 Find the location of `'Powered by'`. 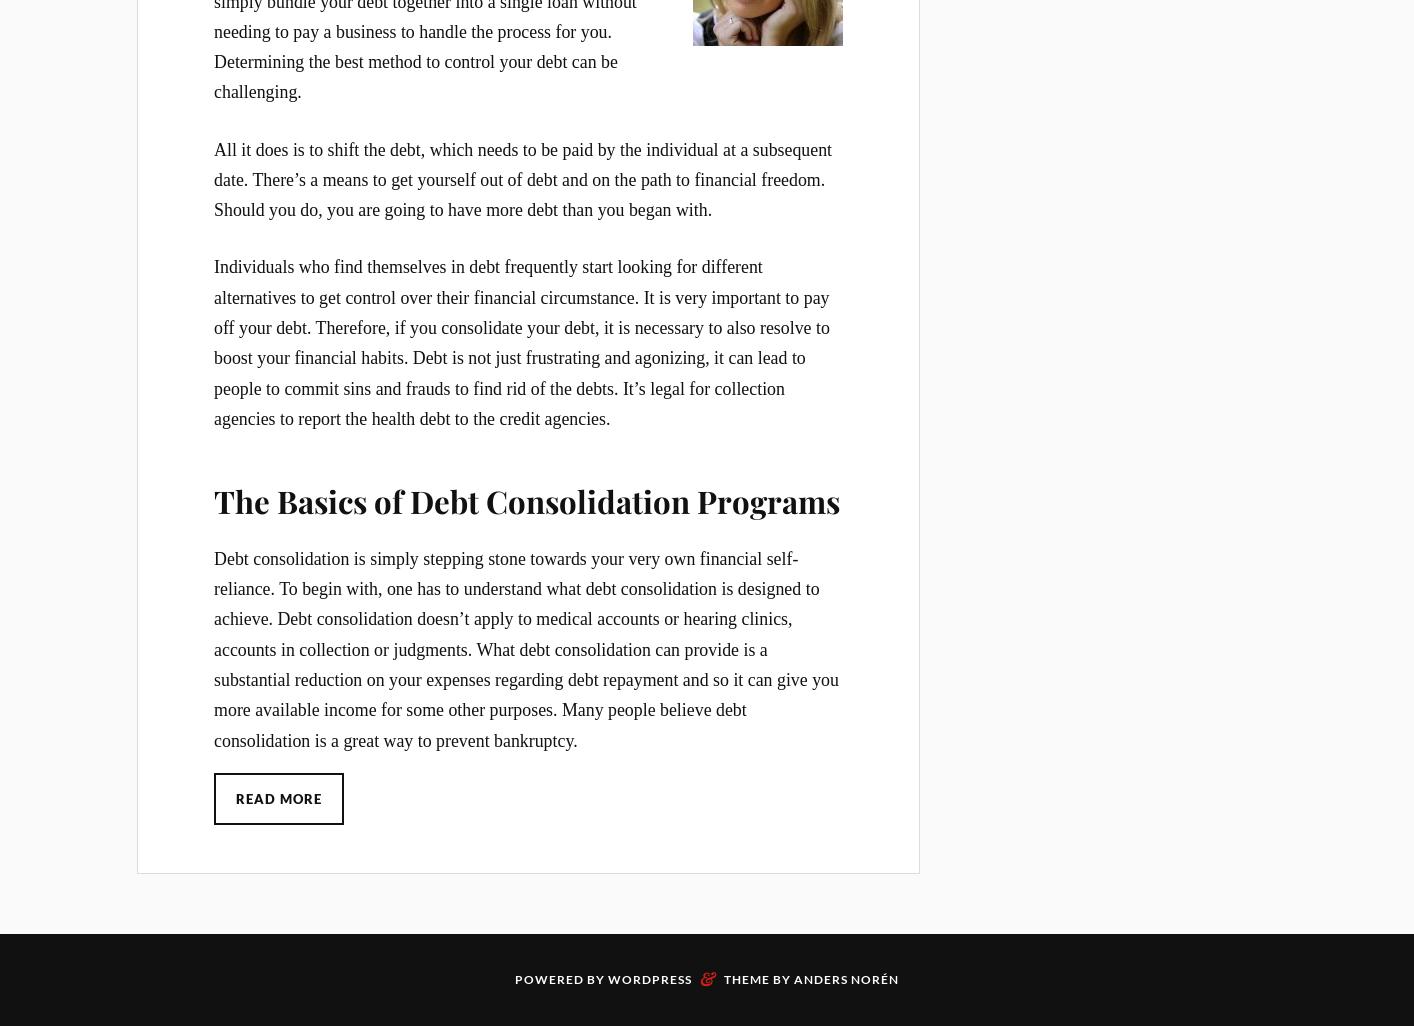

'Powered by' is located at coordinates (561, 978).